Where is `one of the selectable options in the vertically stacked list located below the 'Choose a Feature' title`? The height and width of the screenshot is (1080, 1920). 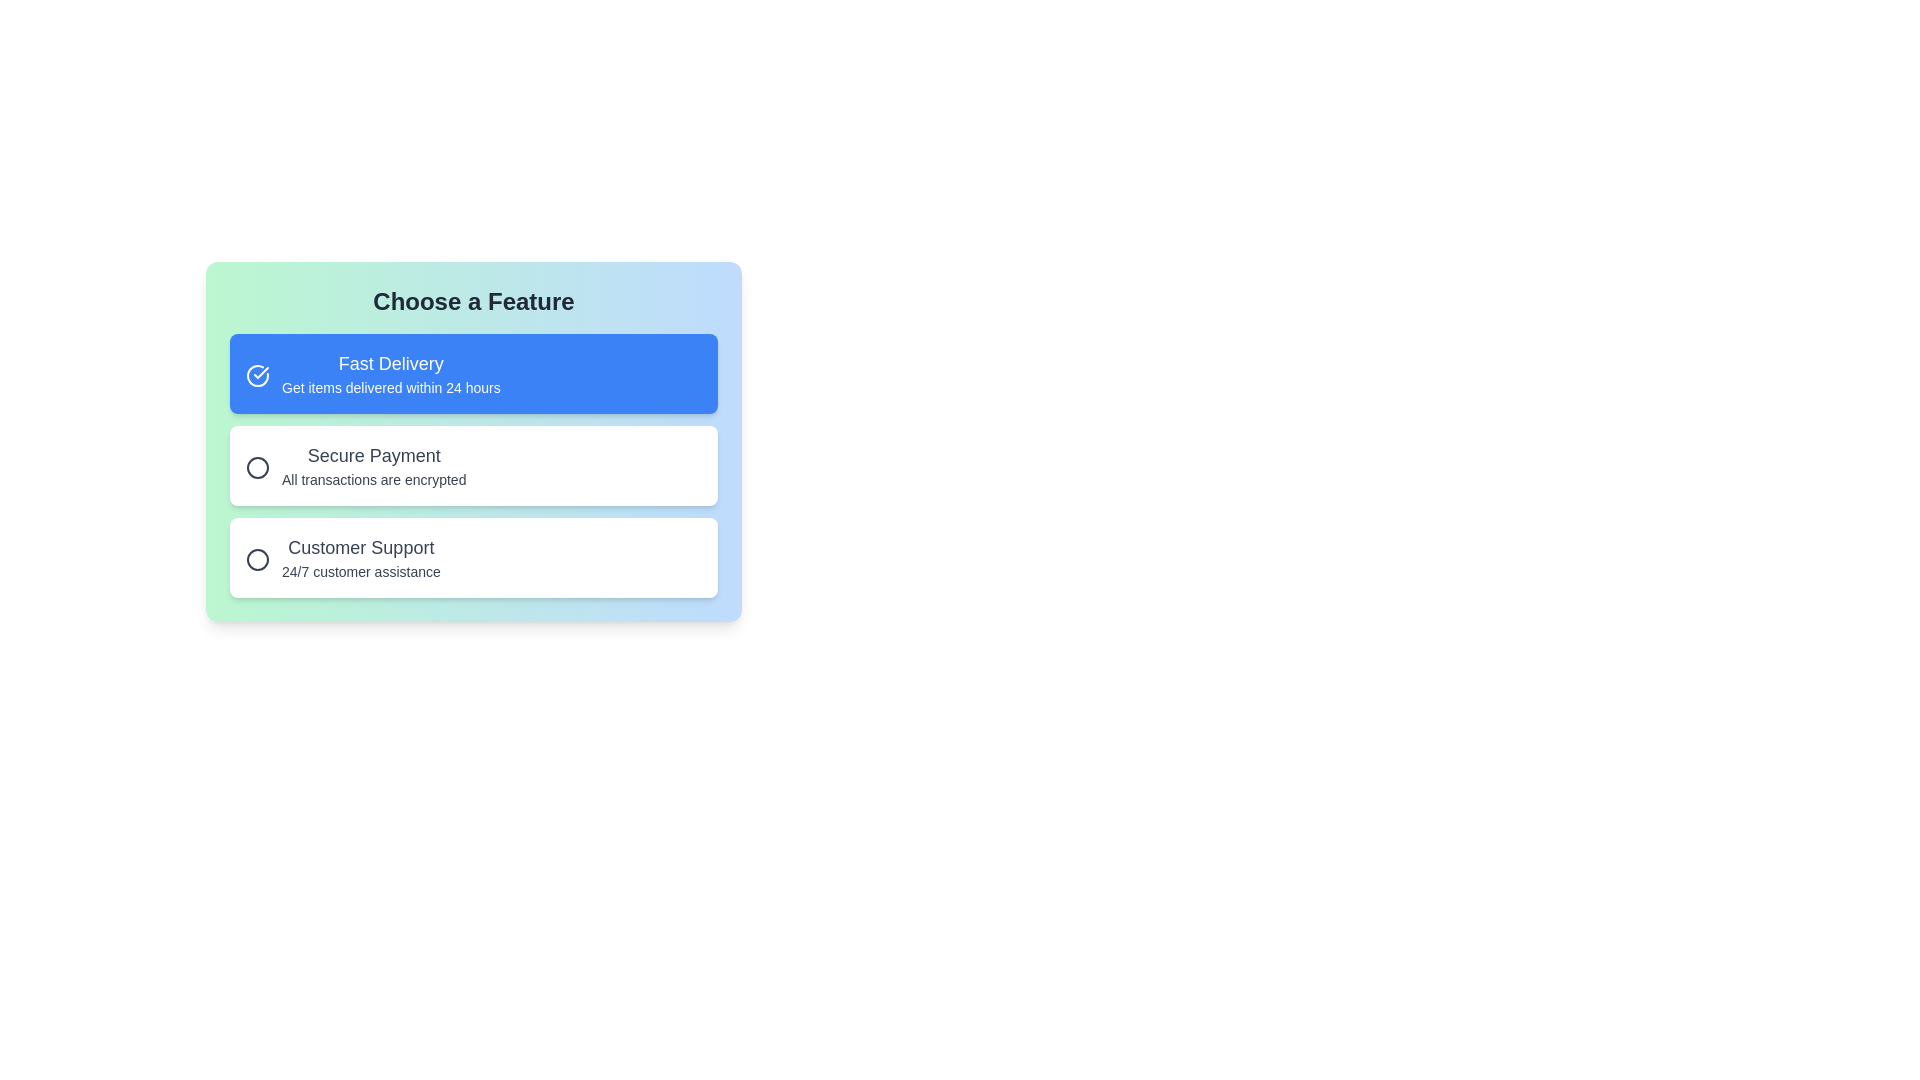 one of the selectable options in the vertically stacked list located below the 'Choose a Feature' title is located at coordinates (473, 466).